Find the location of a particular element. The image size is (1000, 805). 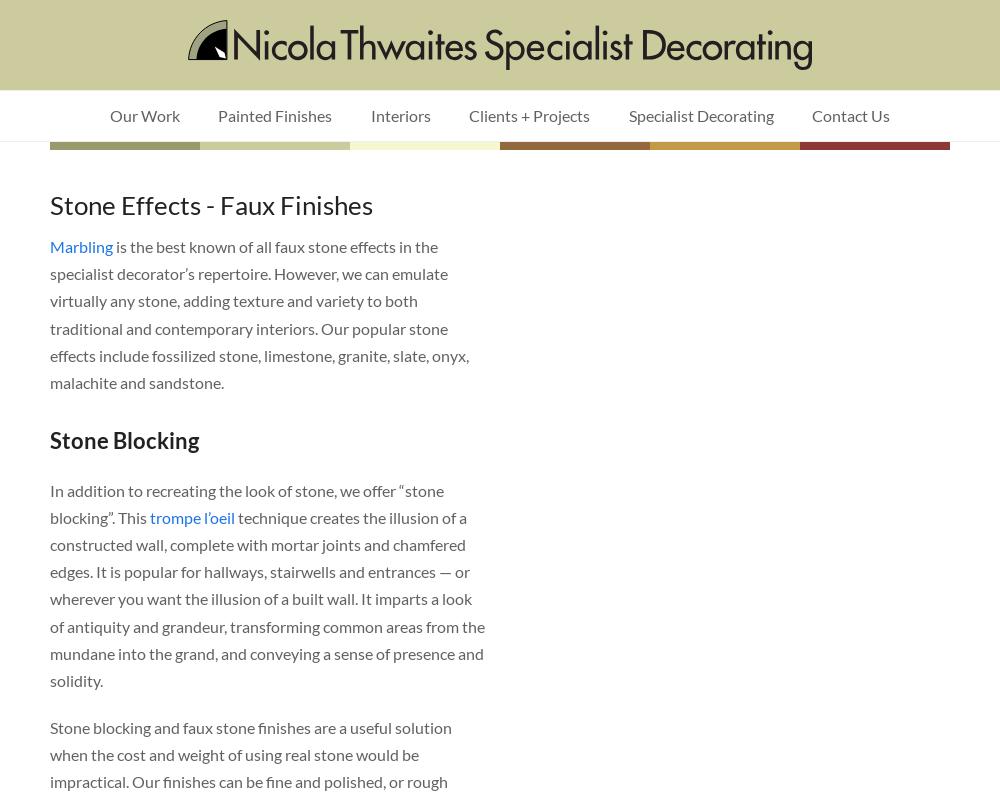

'Stone Effects - Faux Finishes' is located at coordinates (210, 204).